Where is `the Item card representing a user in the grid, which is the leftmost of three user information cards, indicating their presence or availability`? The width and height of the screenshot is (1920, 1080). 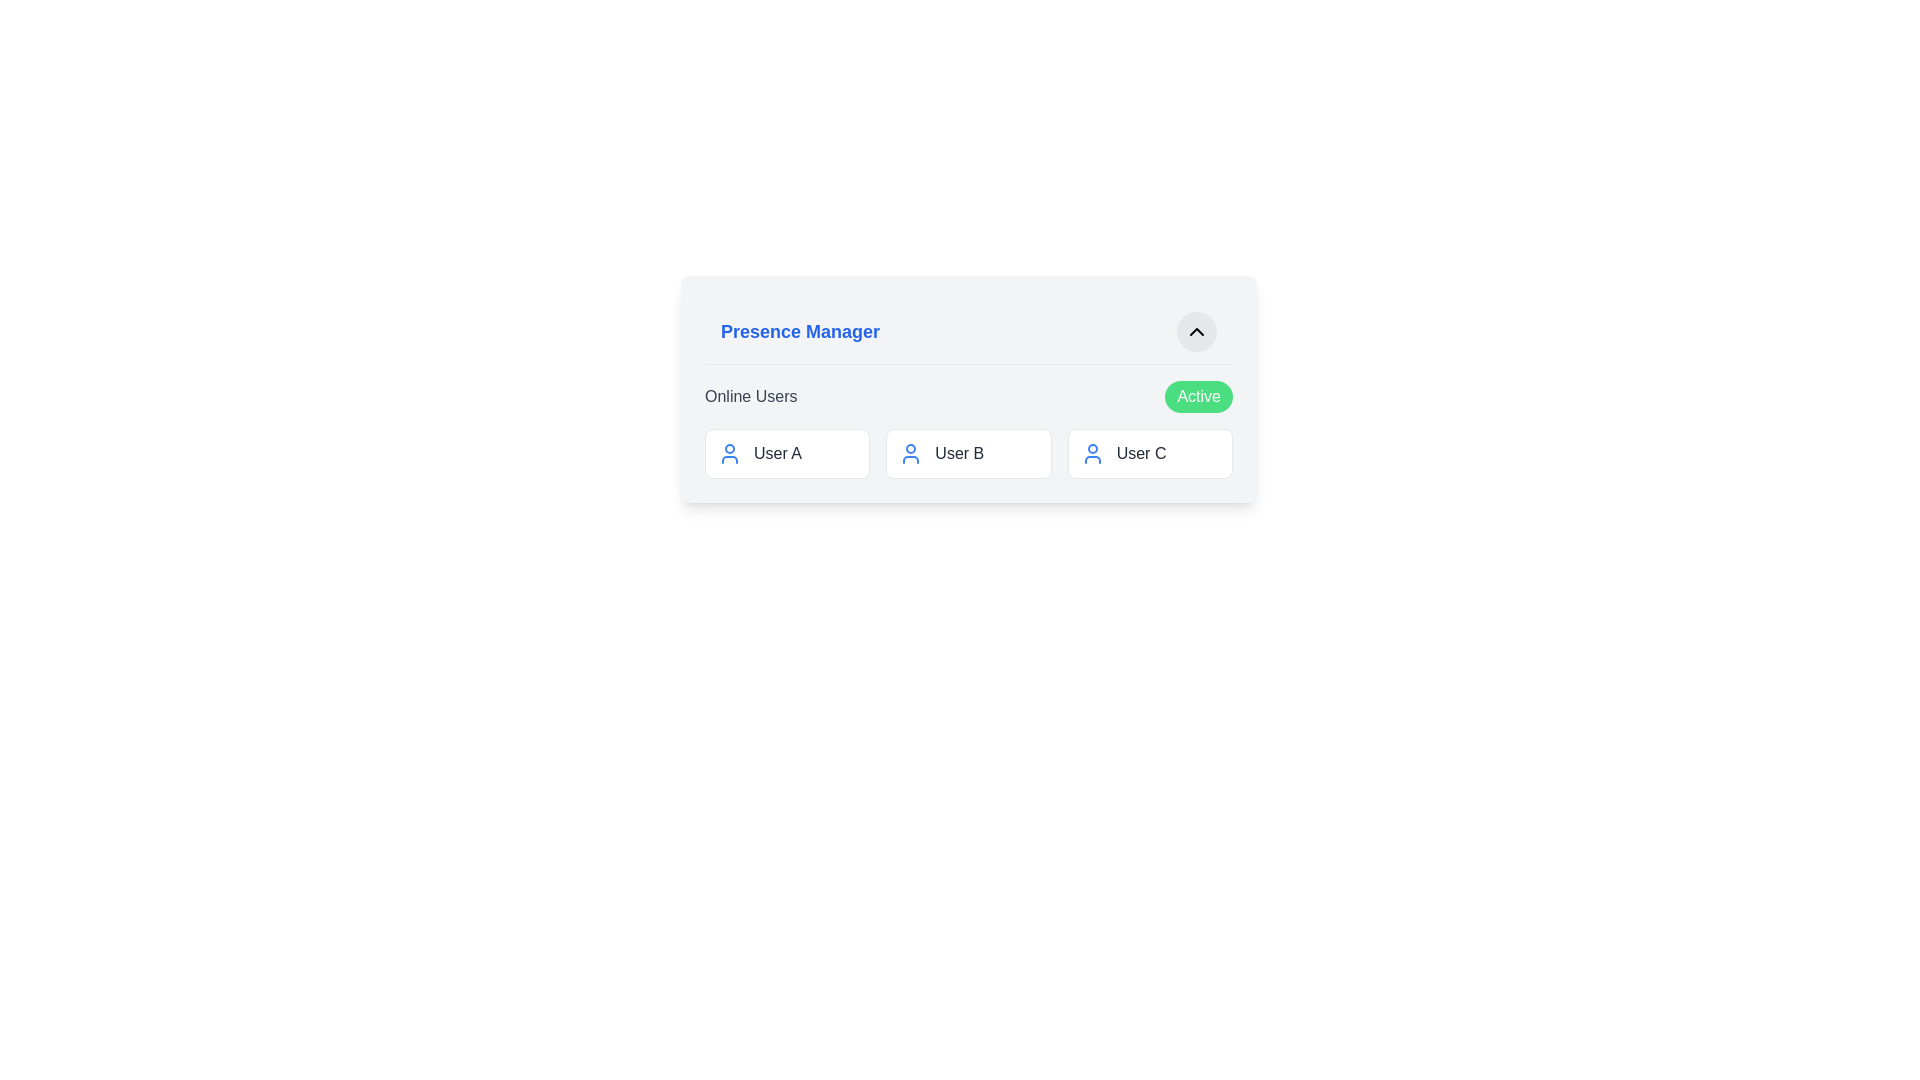
the Item card representing a user in the grid, which is the leftmost of three user information cards, indicating their presence or availability is located at coordinates (786, 454).